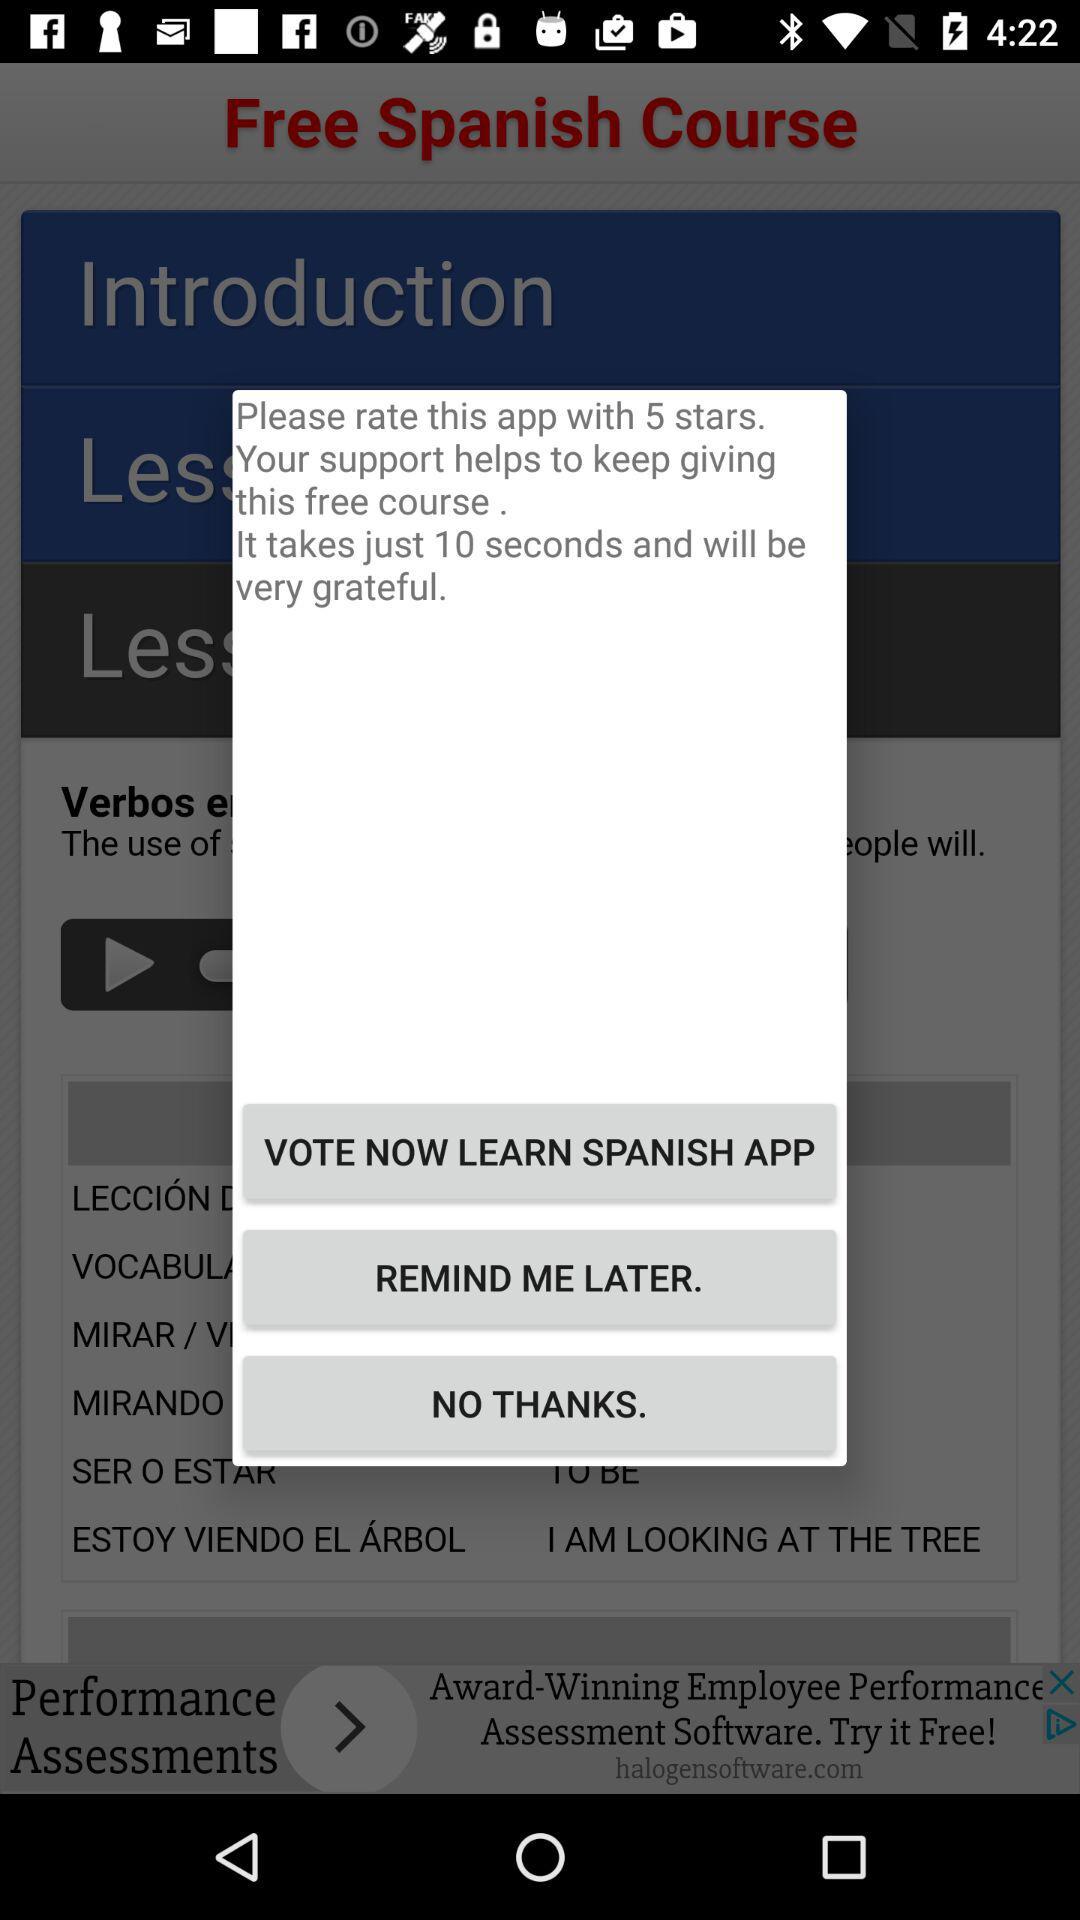 This screenshot has height=1920, width=1080. I want to click on the icon below please rate this, so click(538, 1151).